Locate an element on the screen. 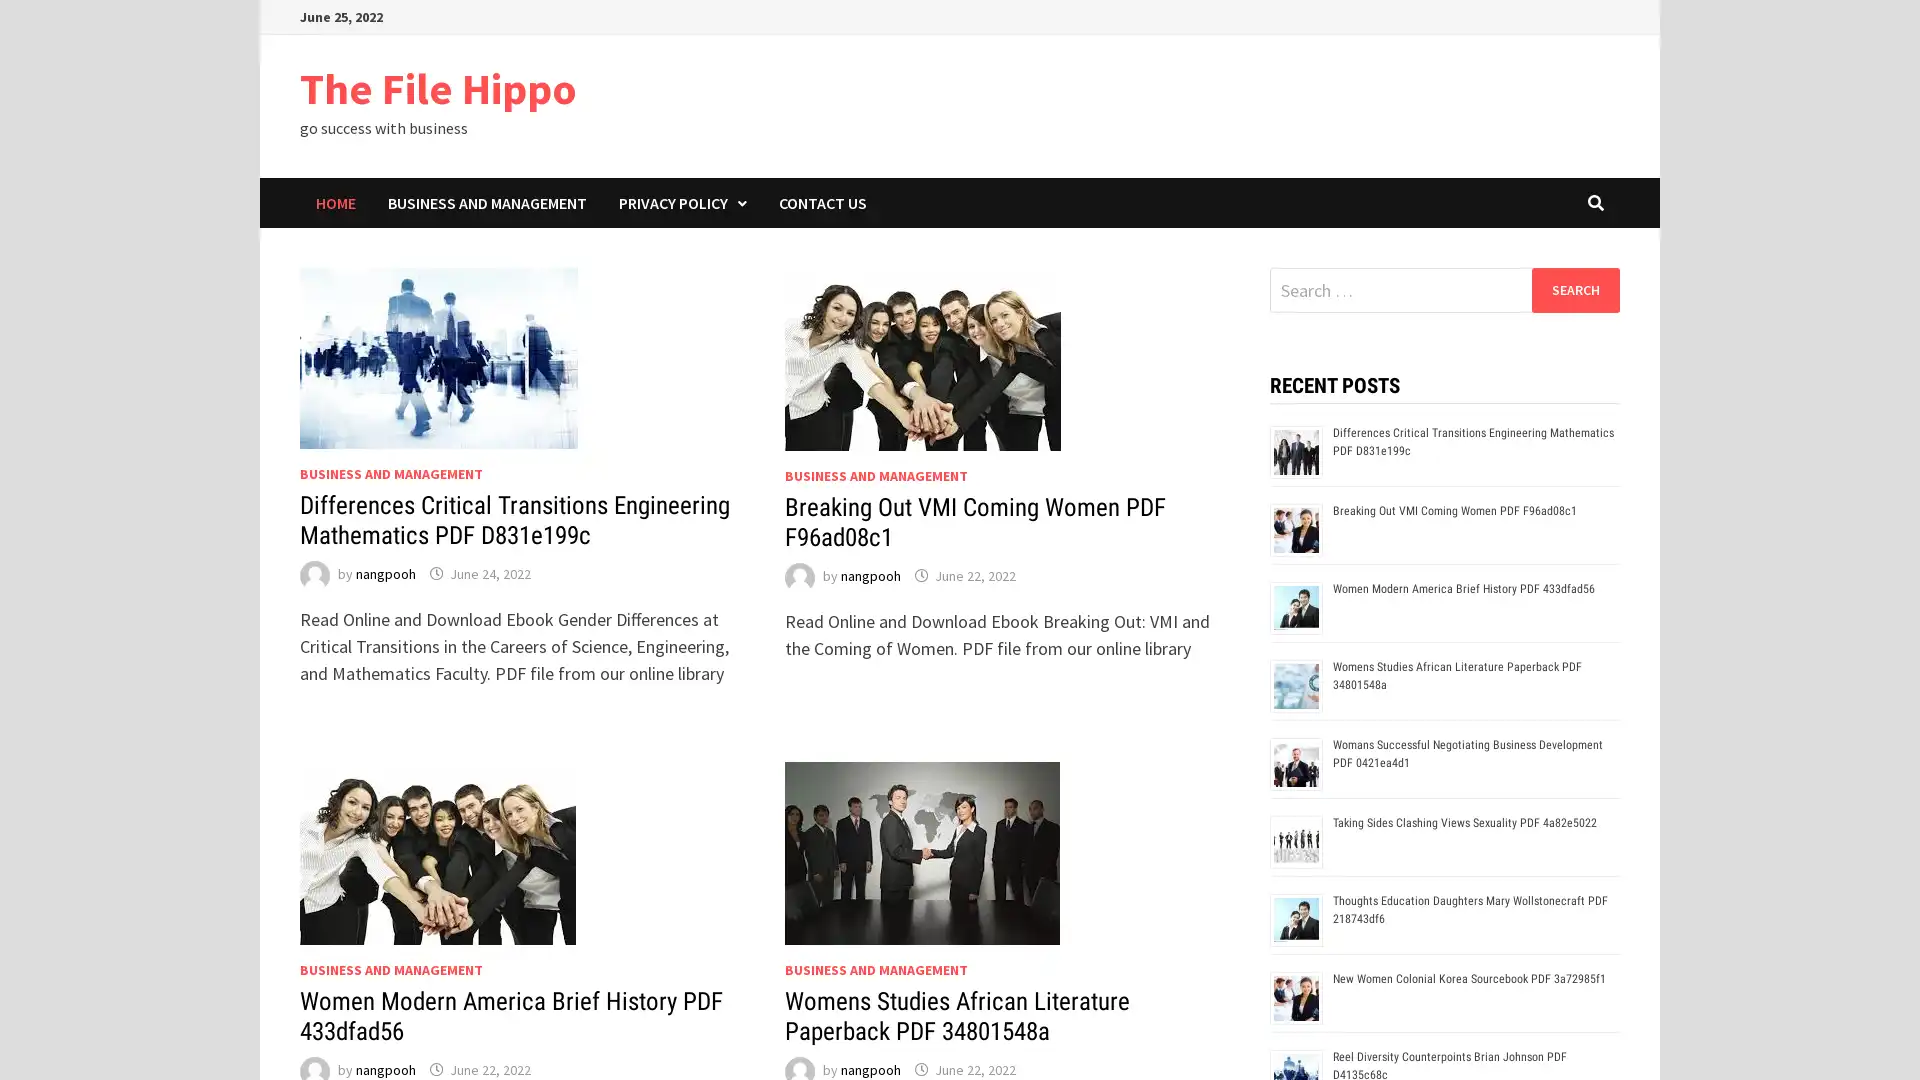 The image size is (1920, 1080). Search is located at coordinates (1574, 289).